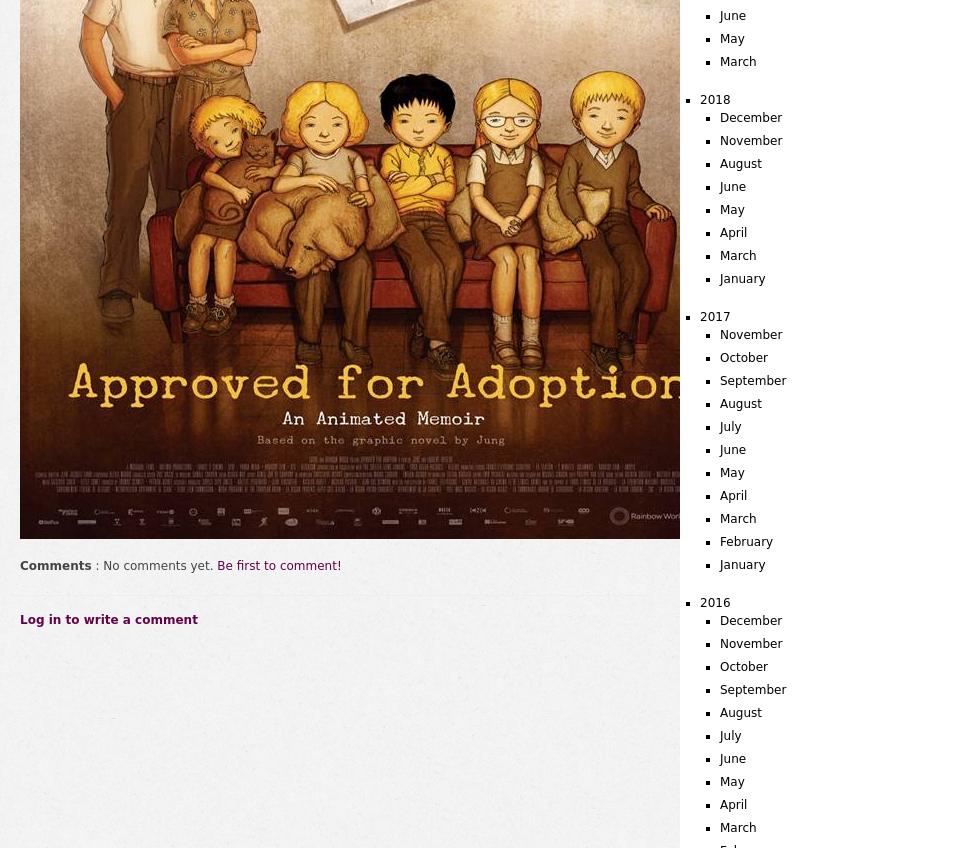  Describe the element at coordinates (277, 565) in the screenshot. I see `'Be first to comment!'` at that location.